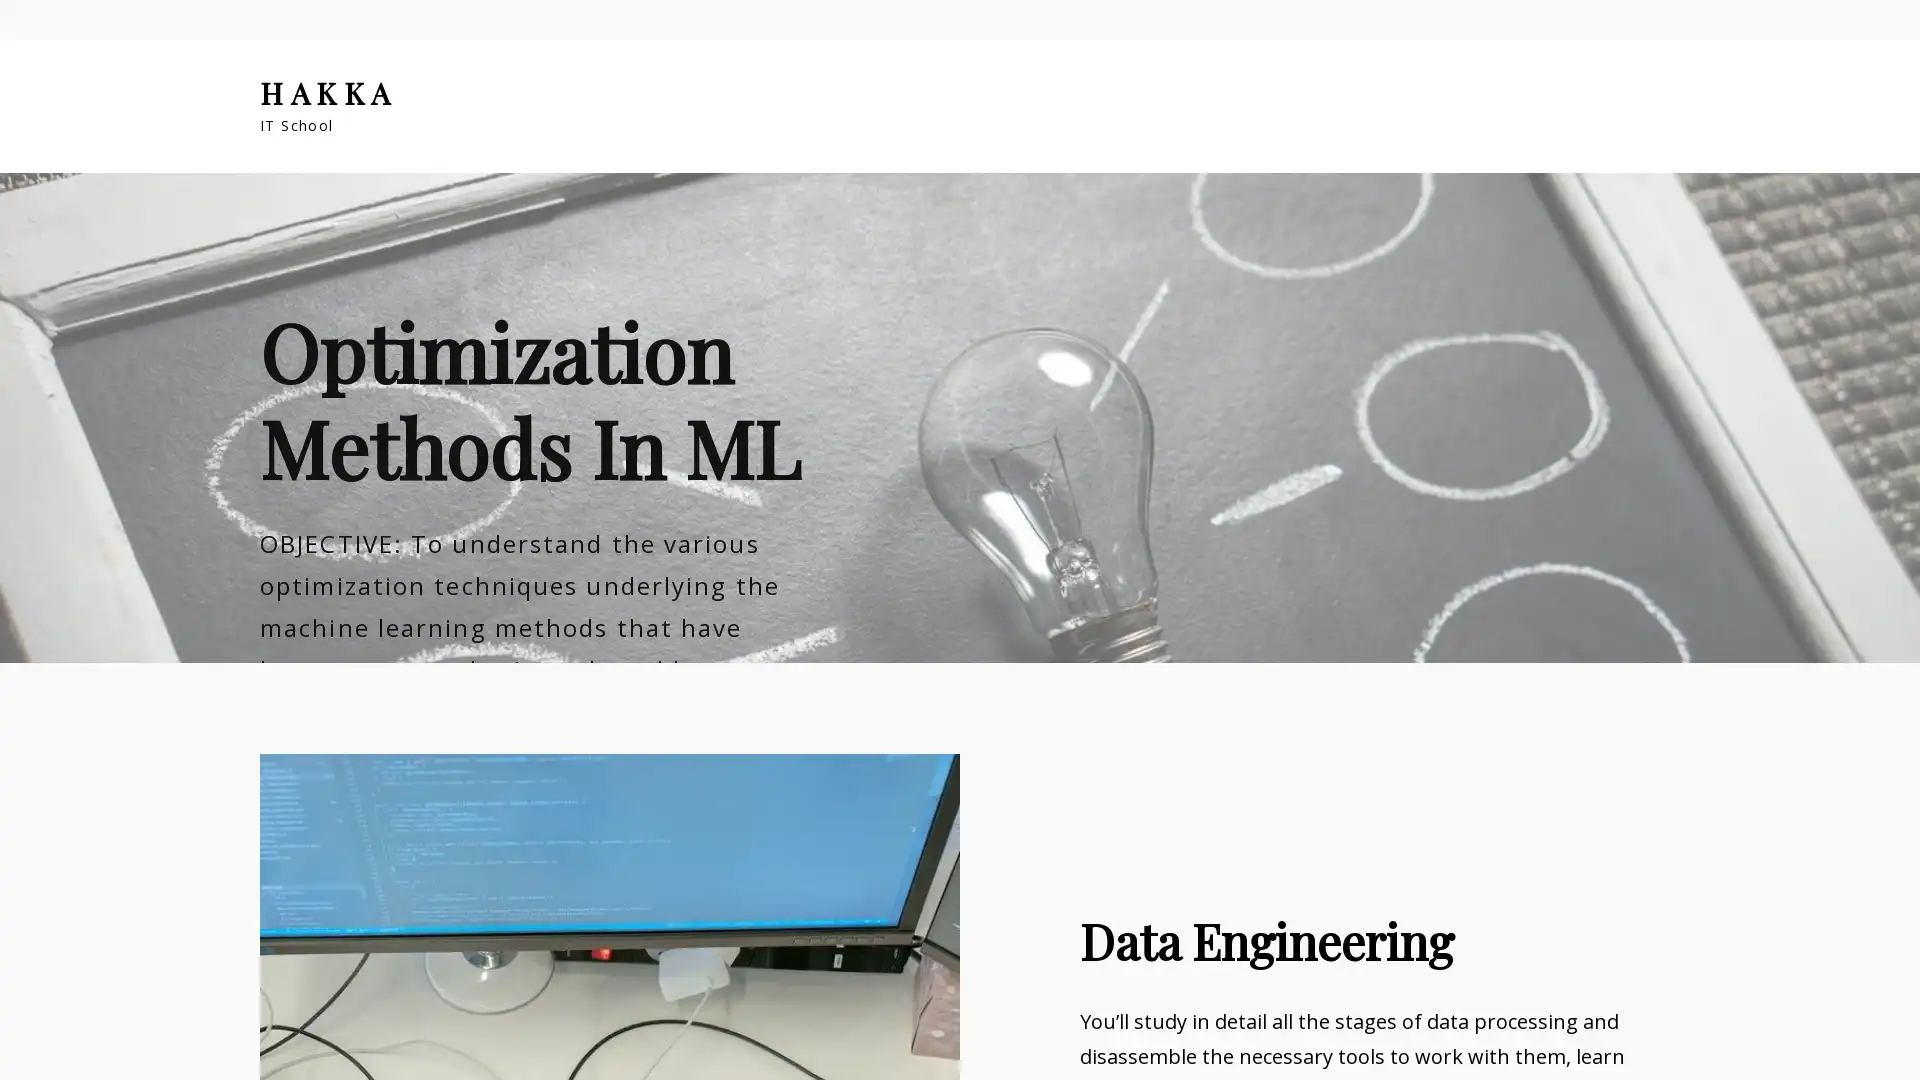  I want to click on Previous, so click(31, 567).